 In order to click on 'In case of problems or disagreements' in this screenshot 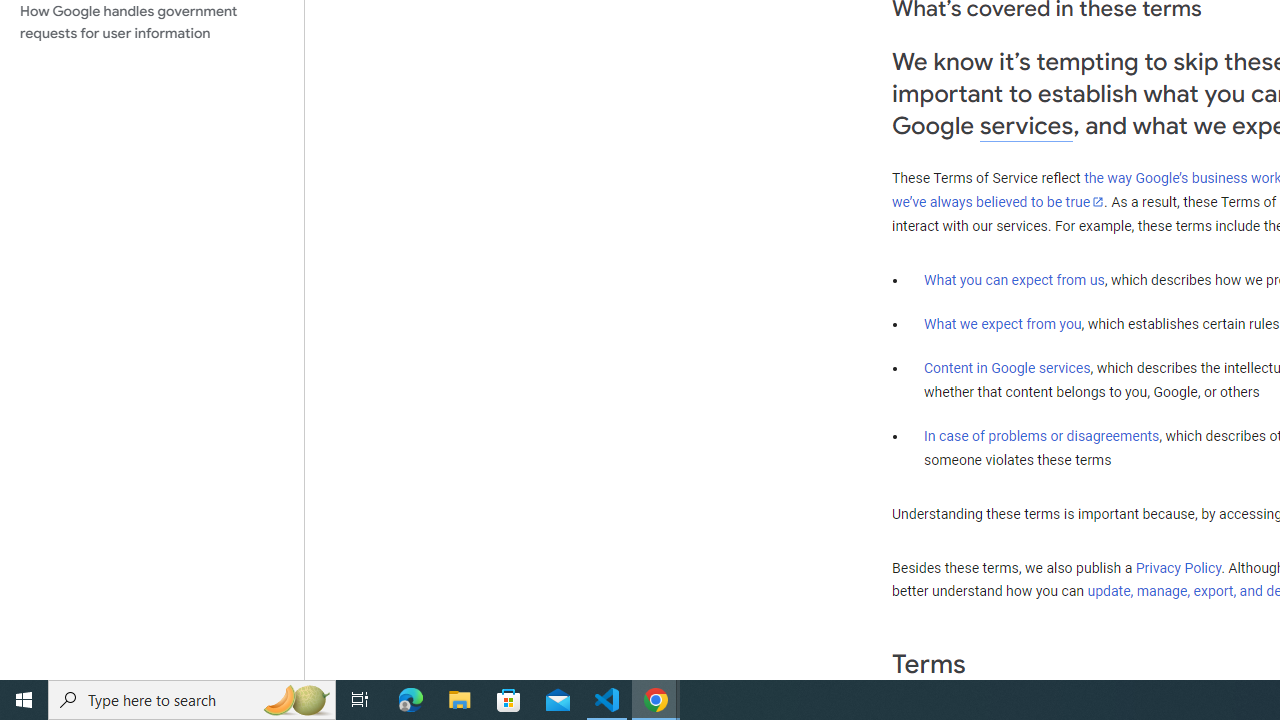, I will do `click(1040, 434)`.